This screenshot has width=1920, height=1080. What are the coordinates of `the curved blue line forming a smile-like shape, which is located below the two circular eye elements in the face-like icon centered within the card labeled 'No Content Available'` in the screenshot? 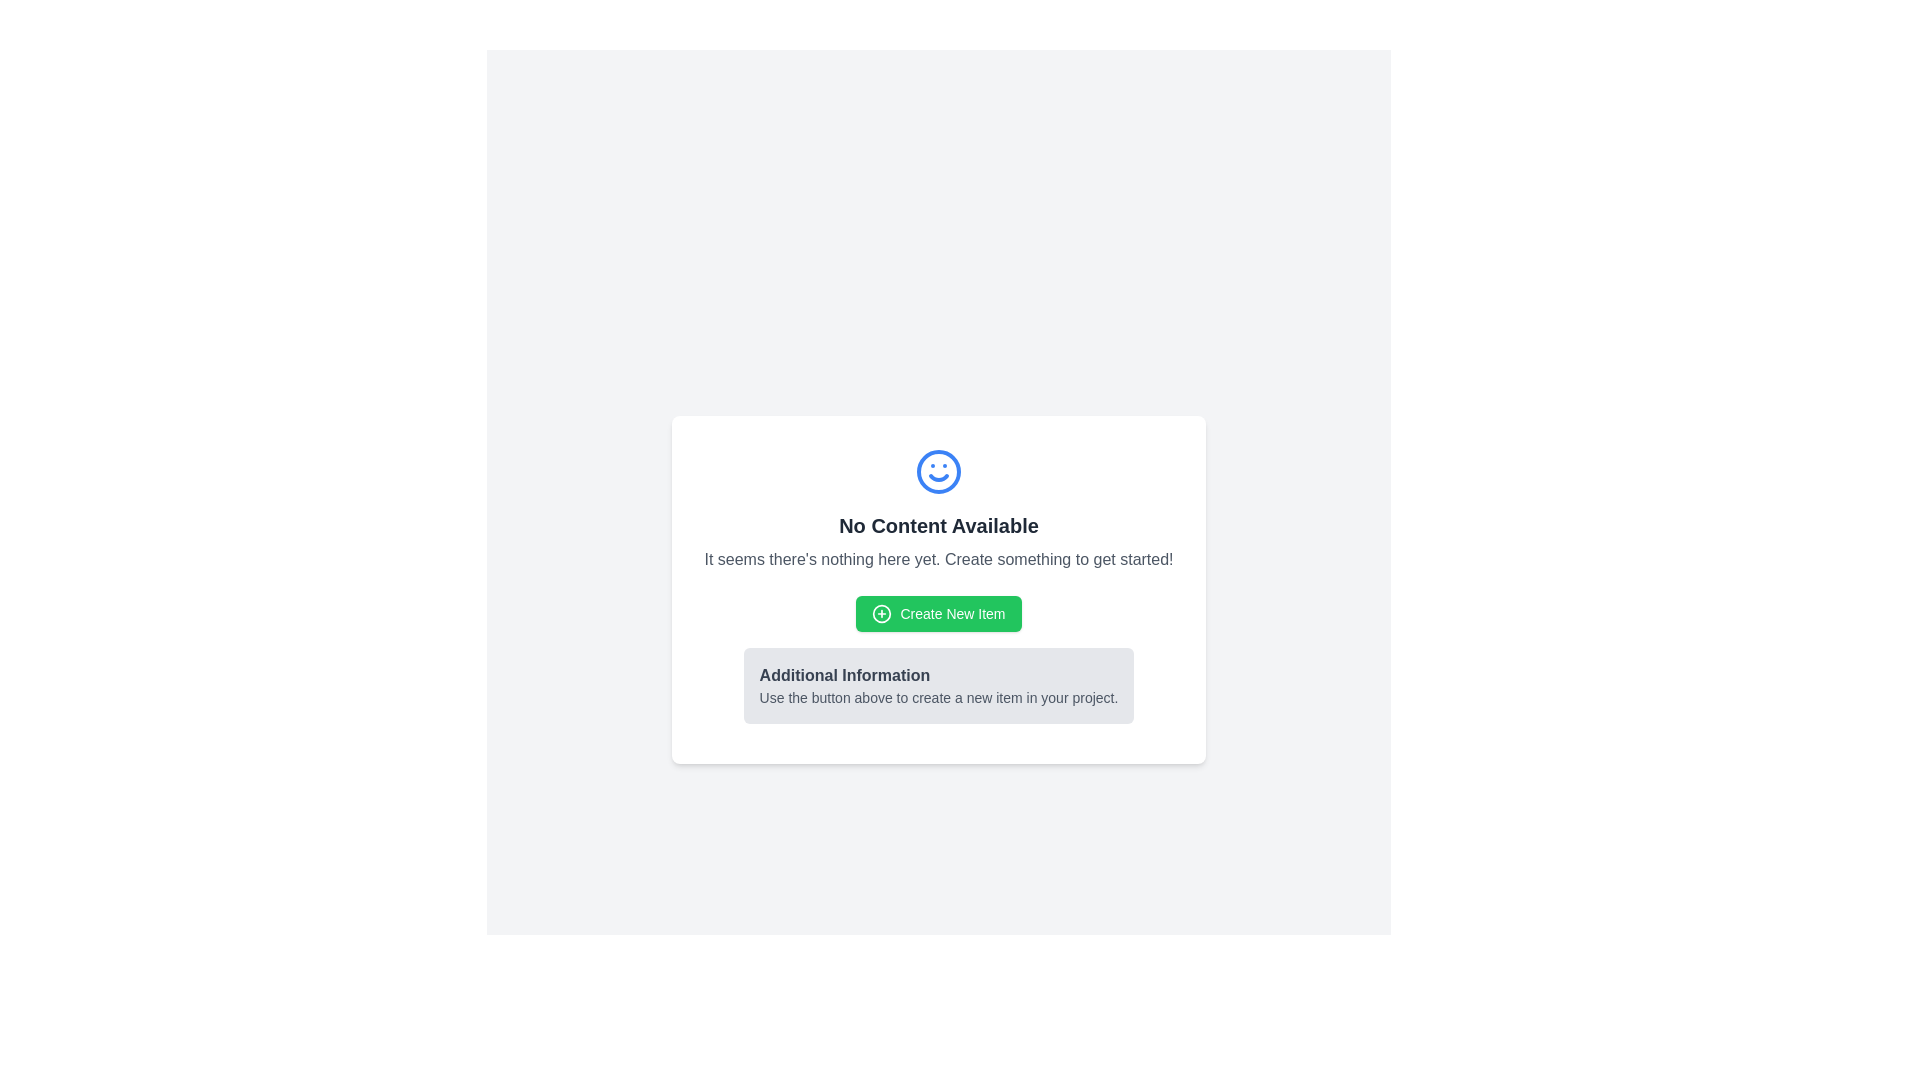 It's located at (938, 478).